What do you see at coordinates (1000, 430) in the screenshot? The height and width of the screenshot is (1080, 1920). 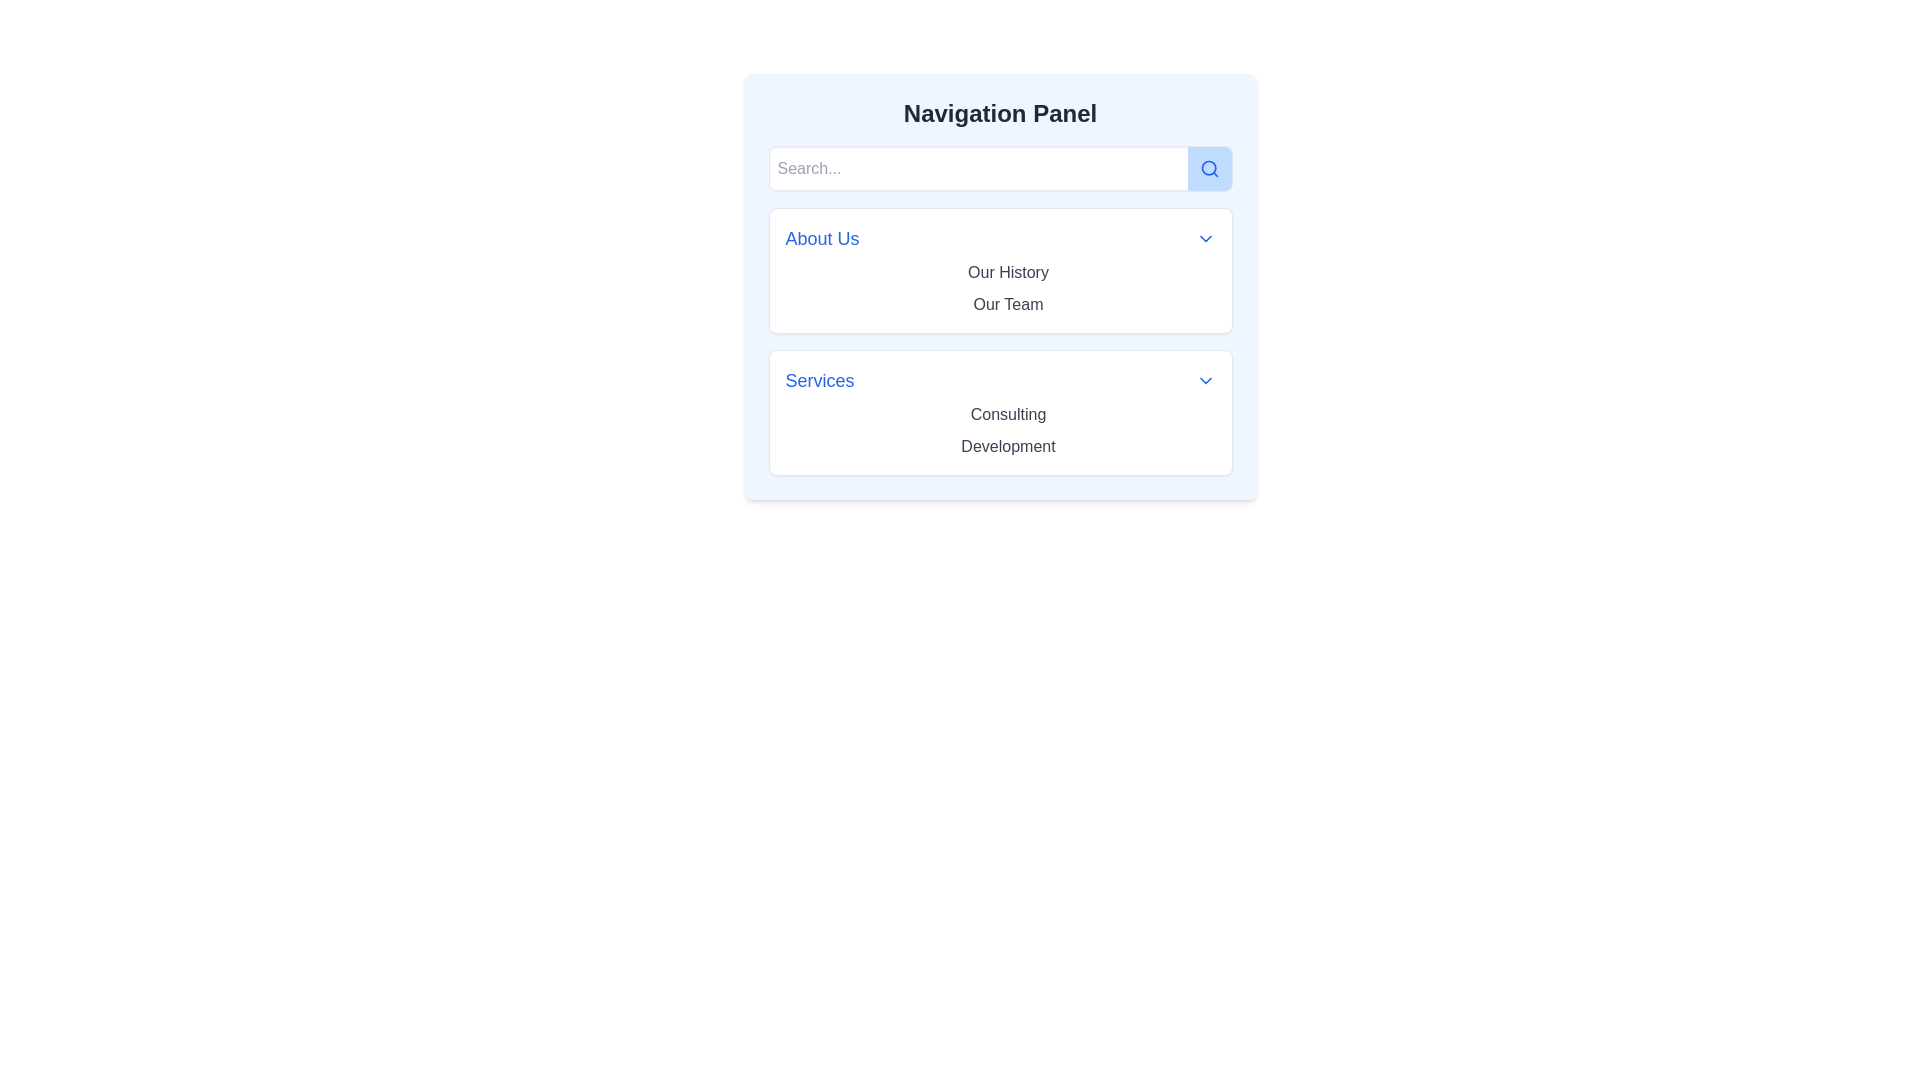 I see `the 'Consulting' item in the vertical list of services` at bounding box center [1000, 430].